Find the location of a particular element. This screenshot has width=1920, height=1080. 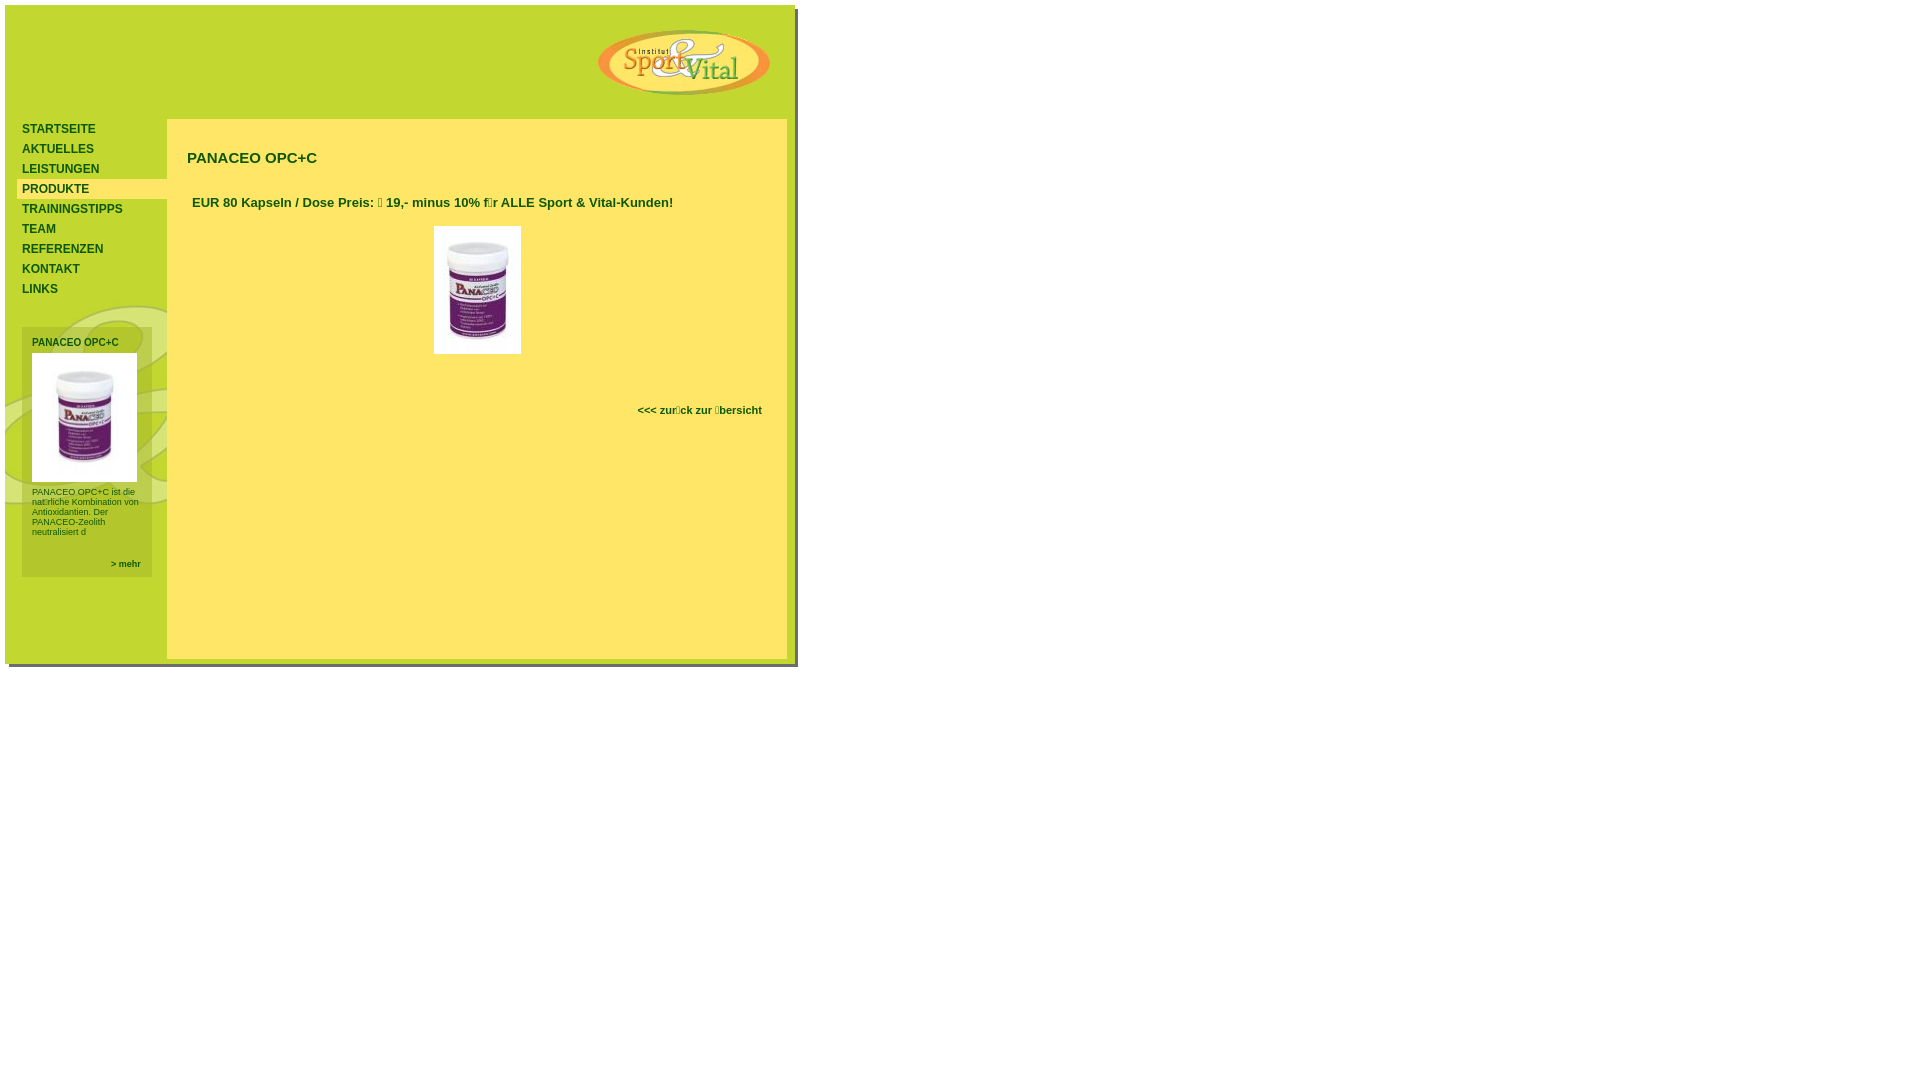

'> mehr' is located at coordinates (124, 563).